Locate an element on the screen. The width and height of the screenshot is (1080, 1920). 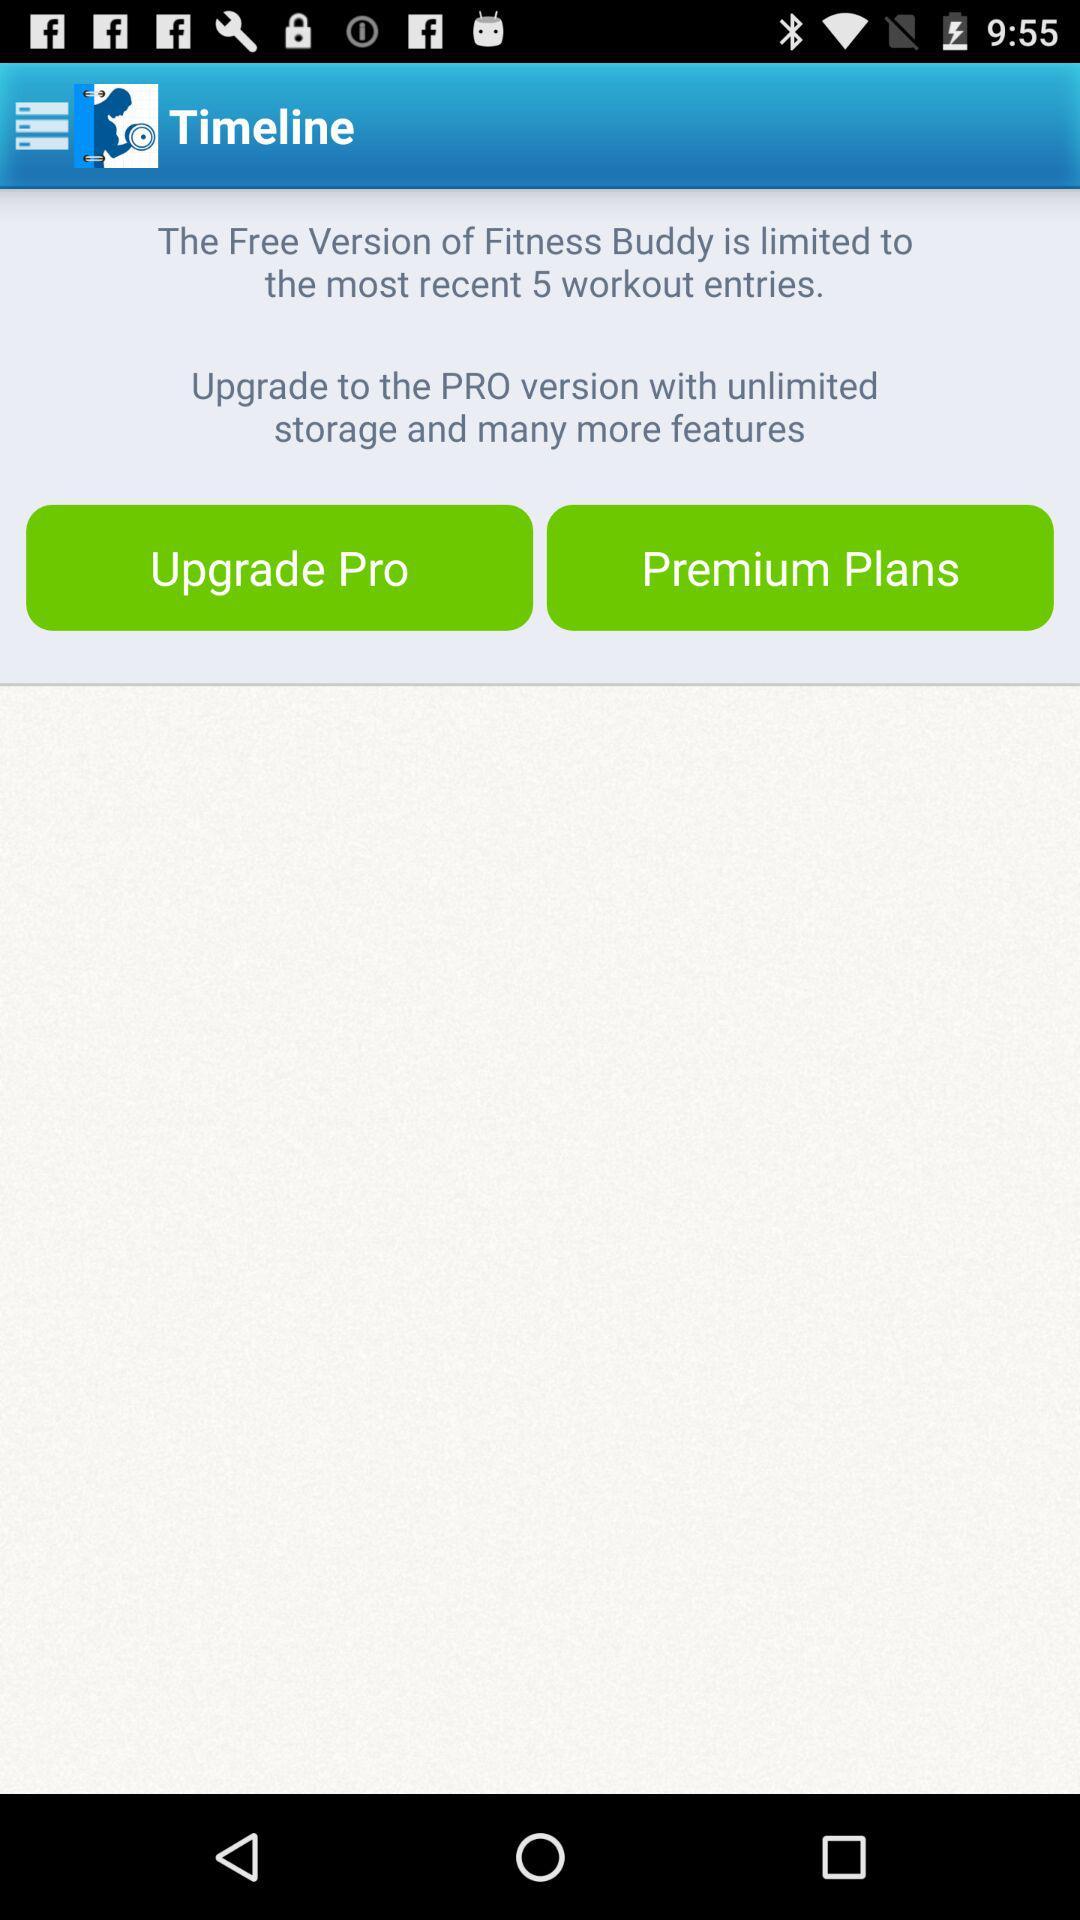
item below upgrade to the app is located at coordinates (799, 566).